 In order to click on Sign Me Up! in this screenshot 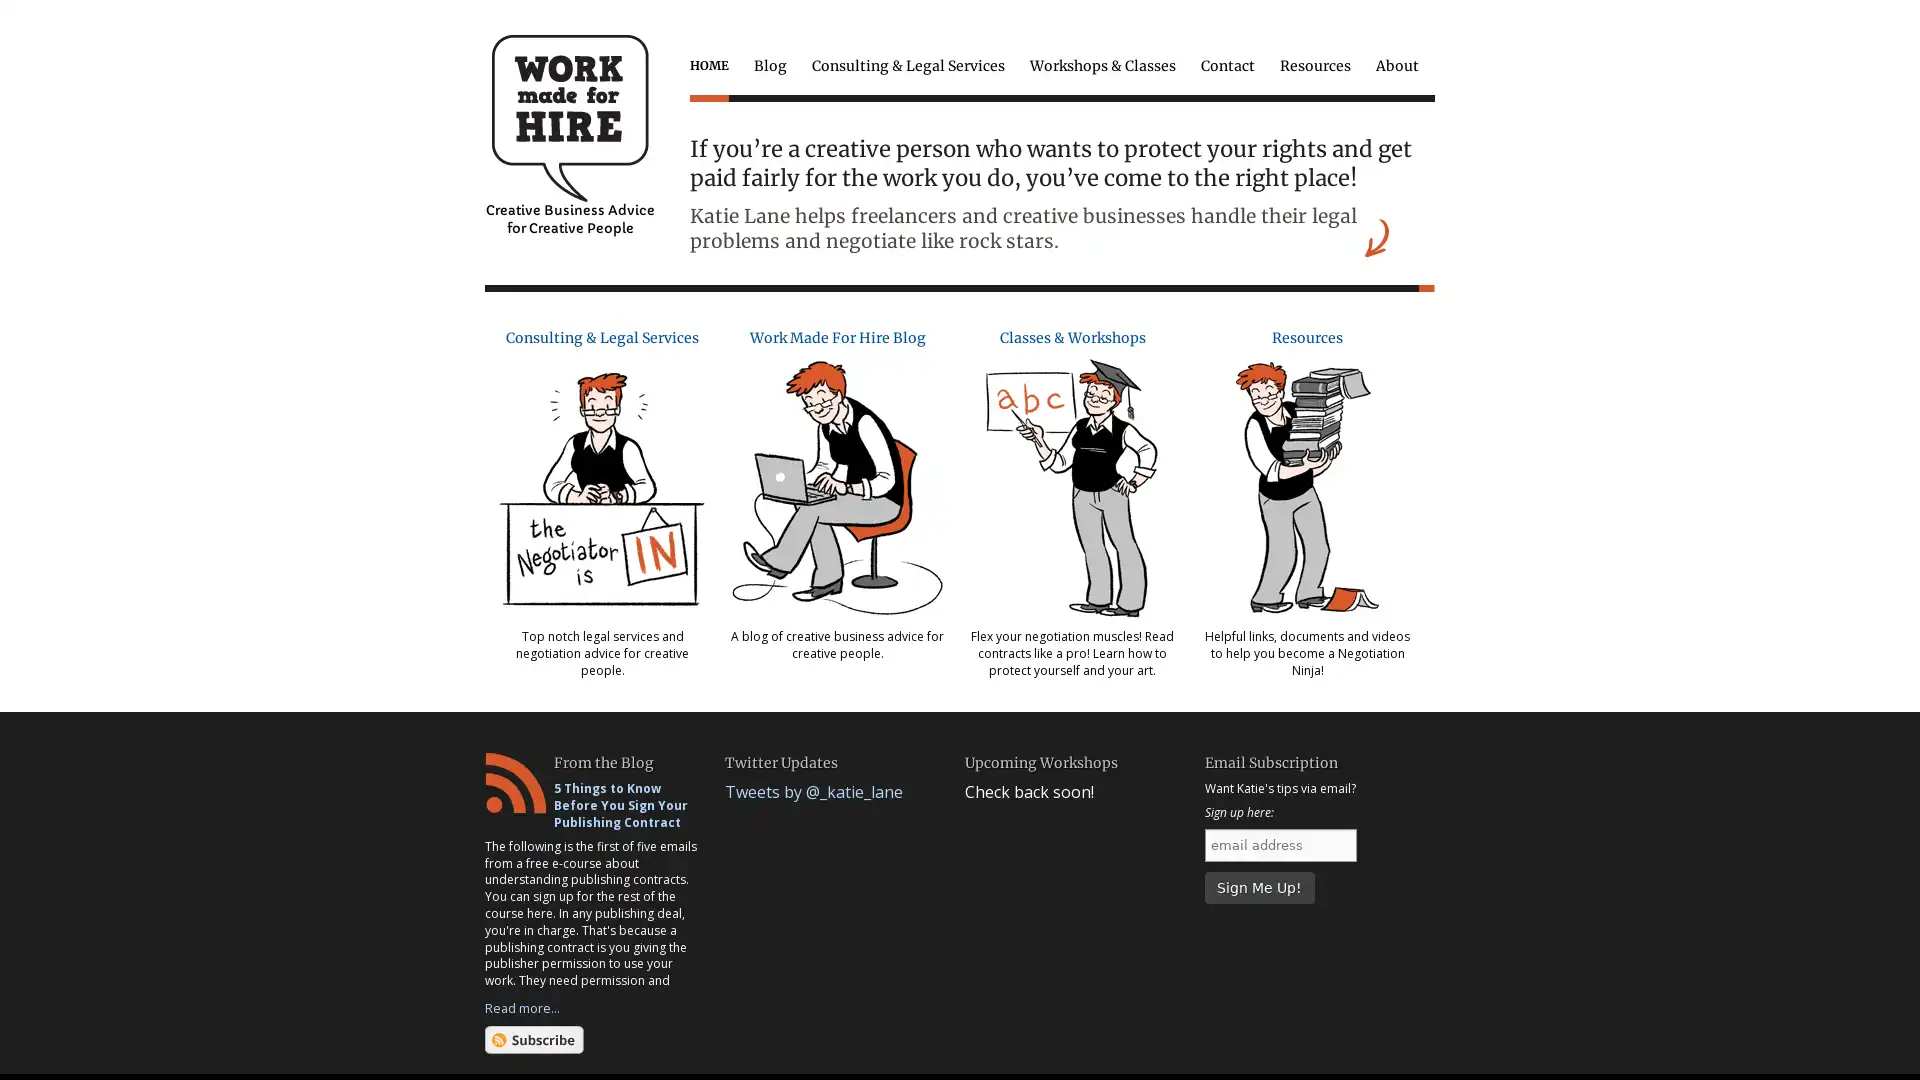, I will do `click(1257, 886)`.